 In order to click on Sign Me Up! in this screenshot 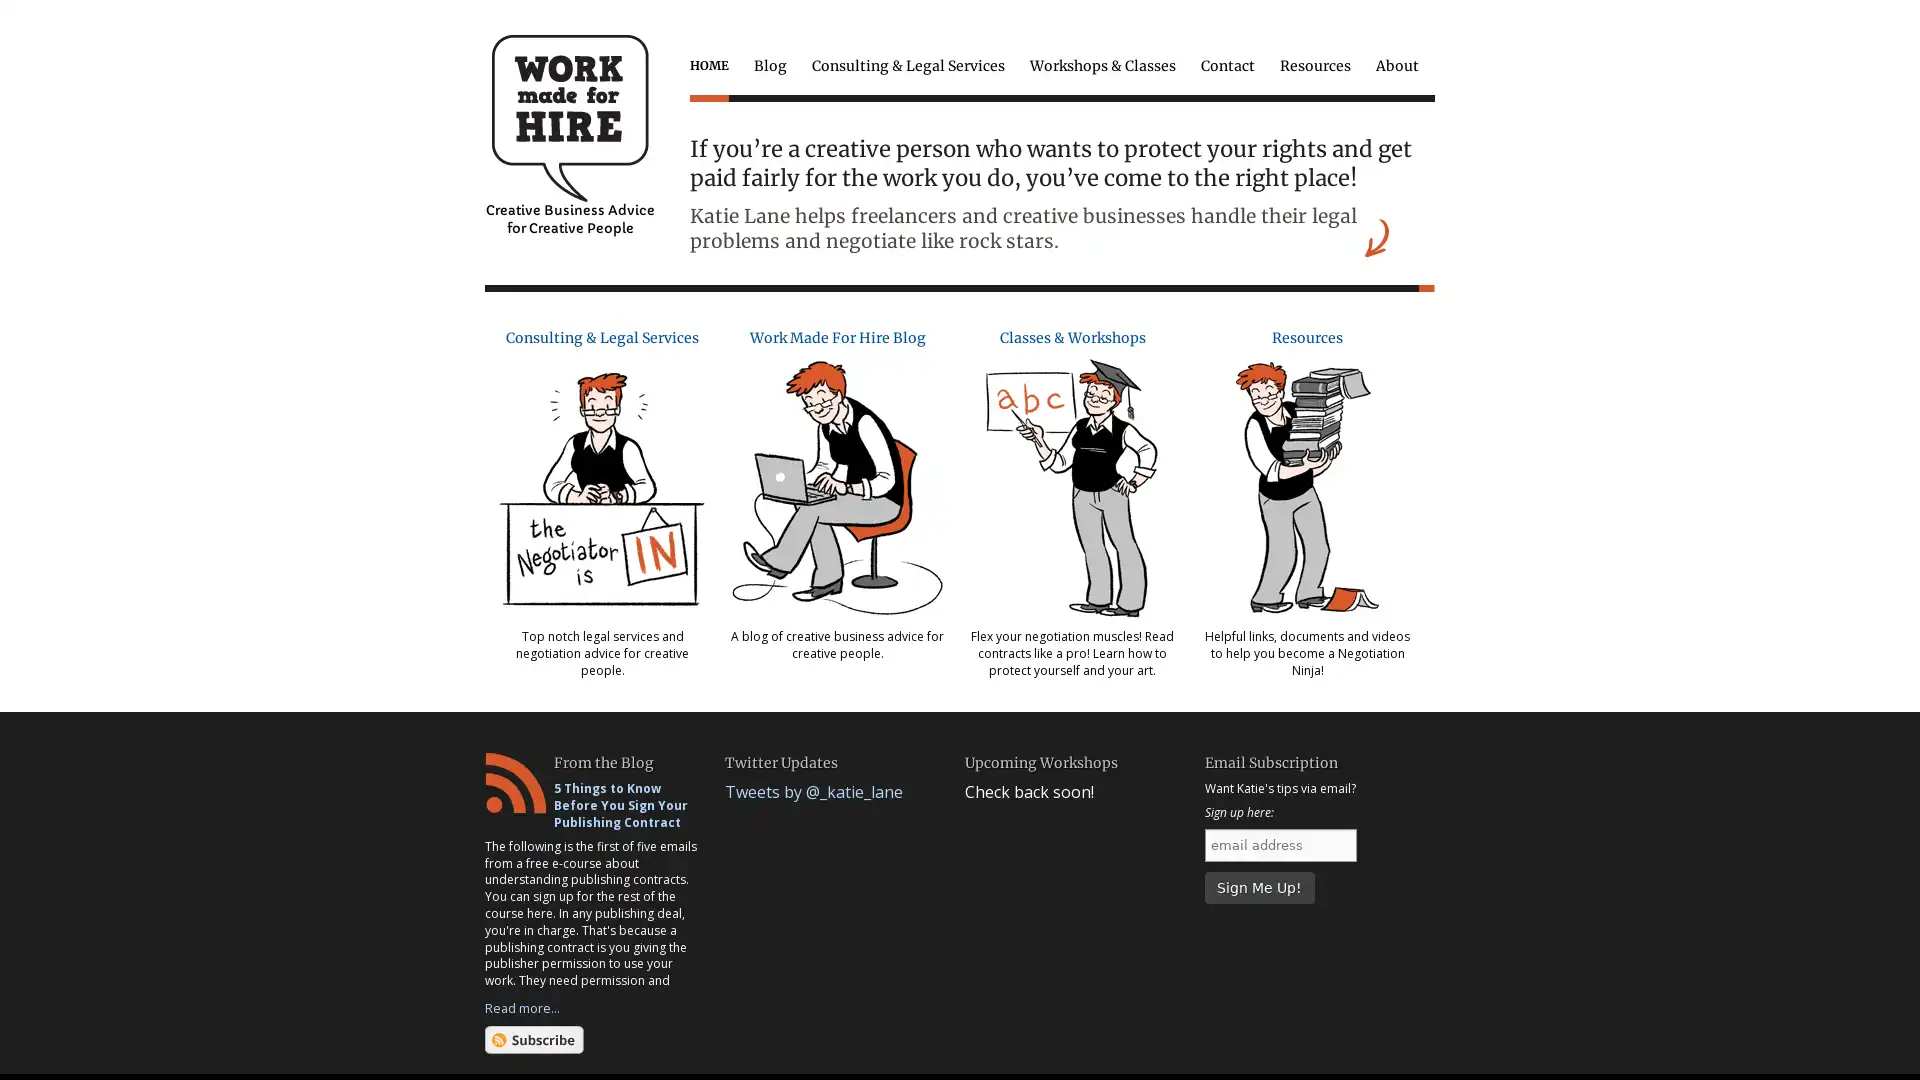, I will do `click(1257, 886)`.